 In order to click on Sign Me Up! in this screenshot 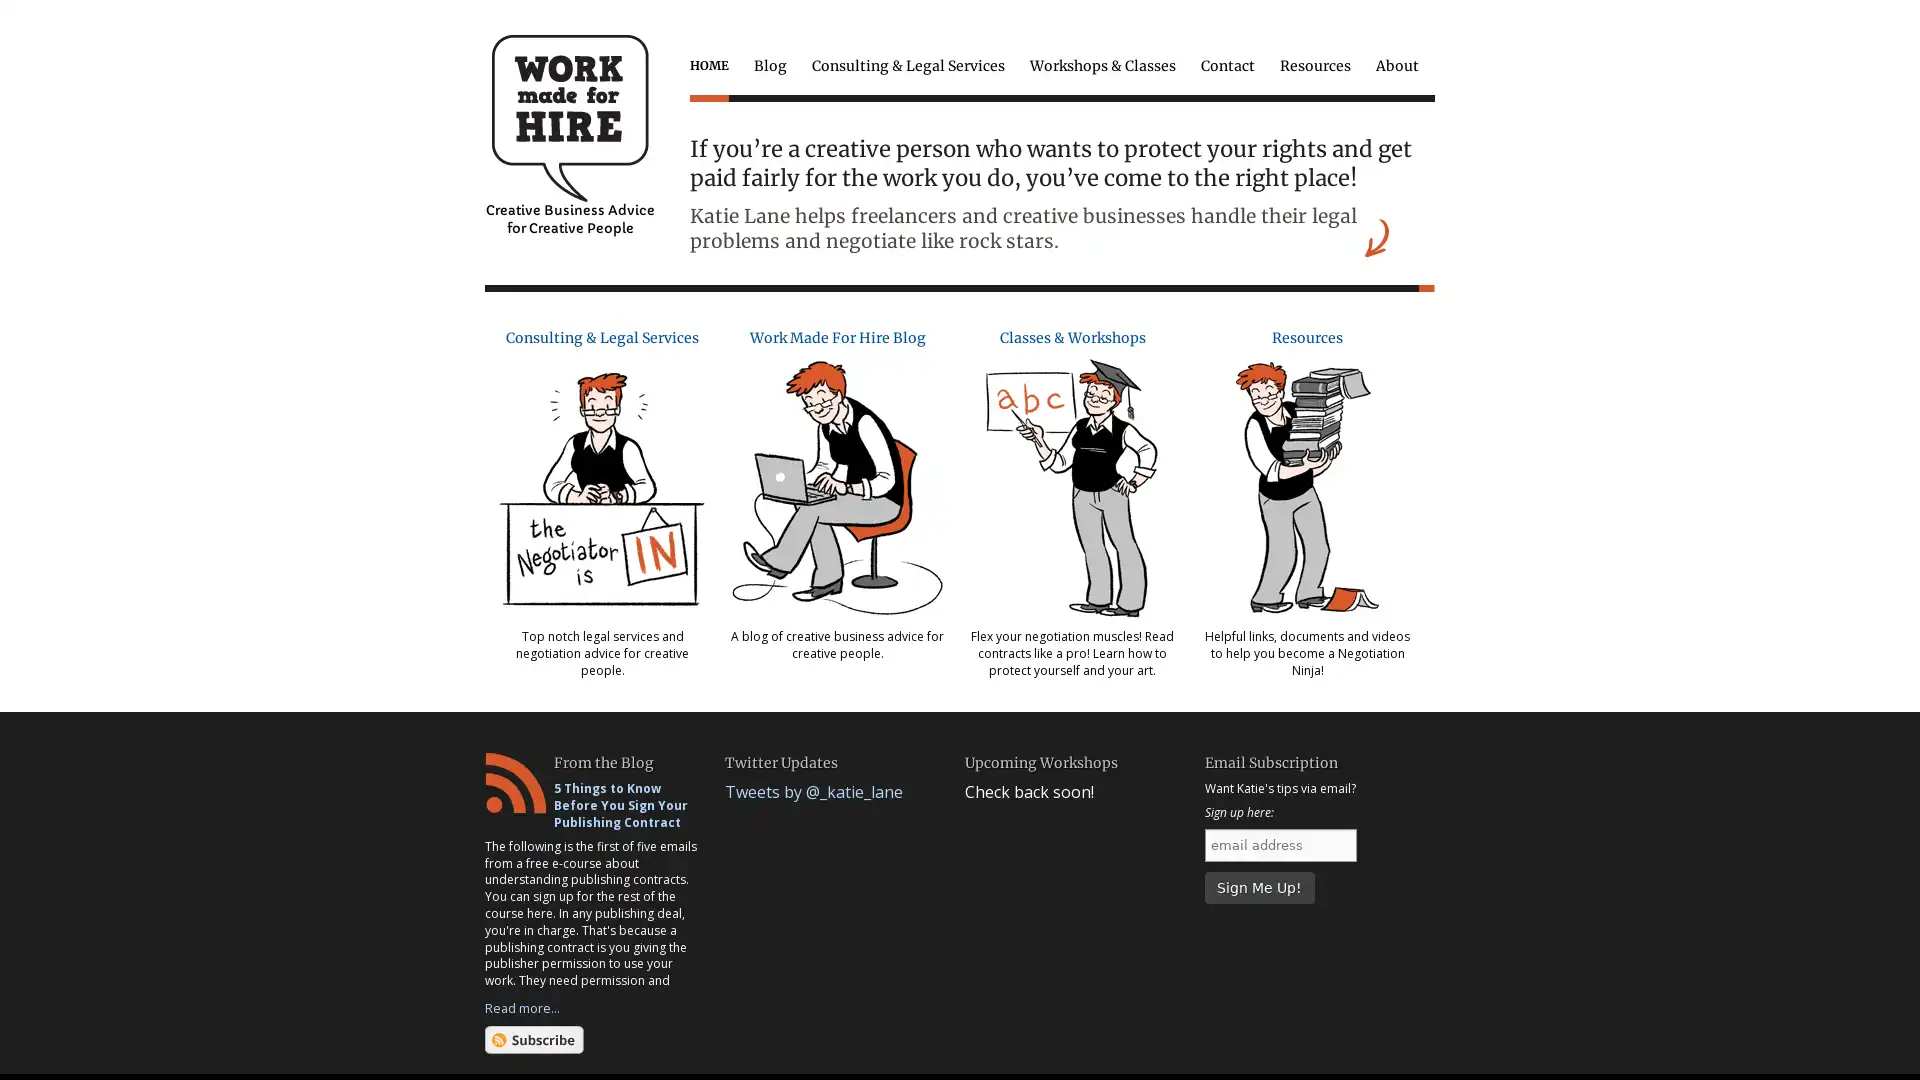, I will do `click(1257, 886)`.